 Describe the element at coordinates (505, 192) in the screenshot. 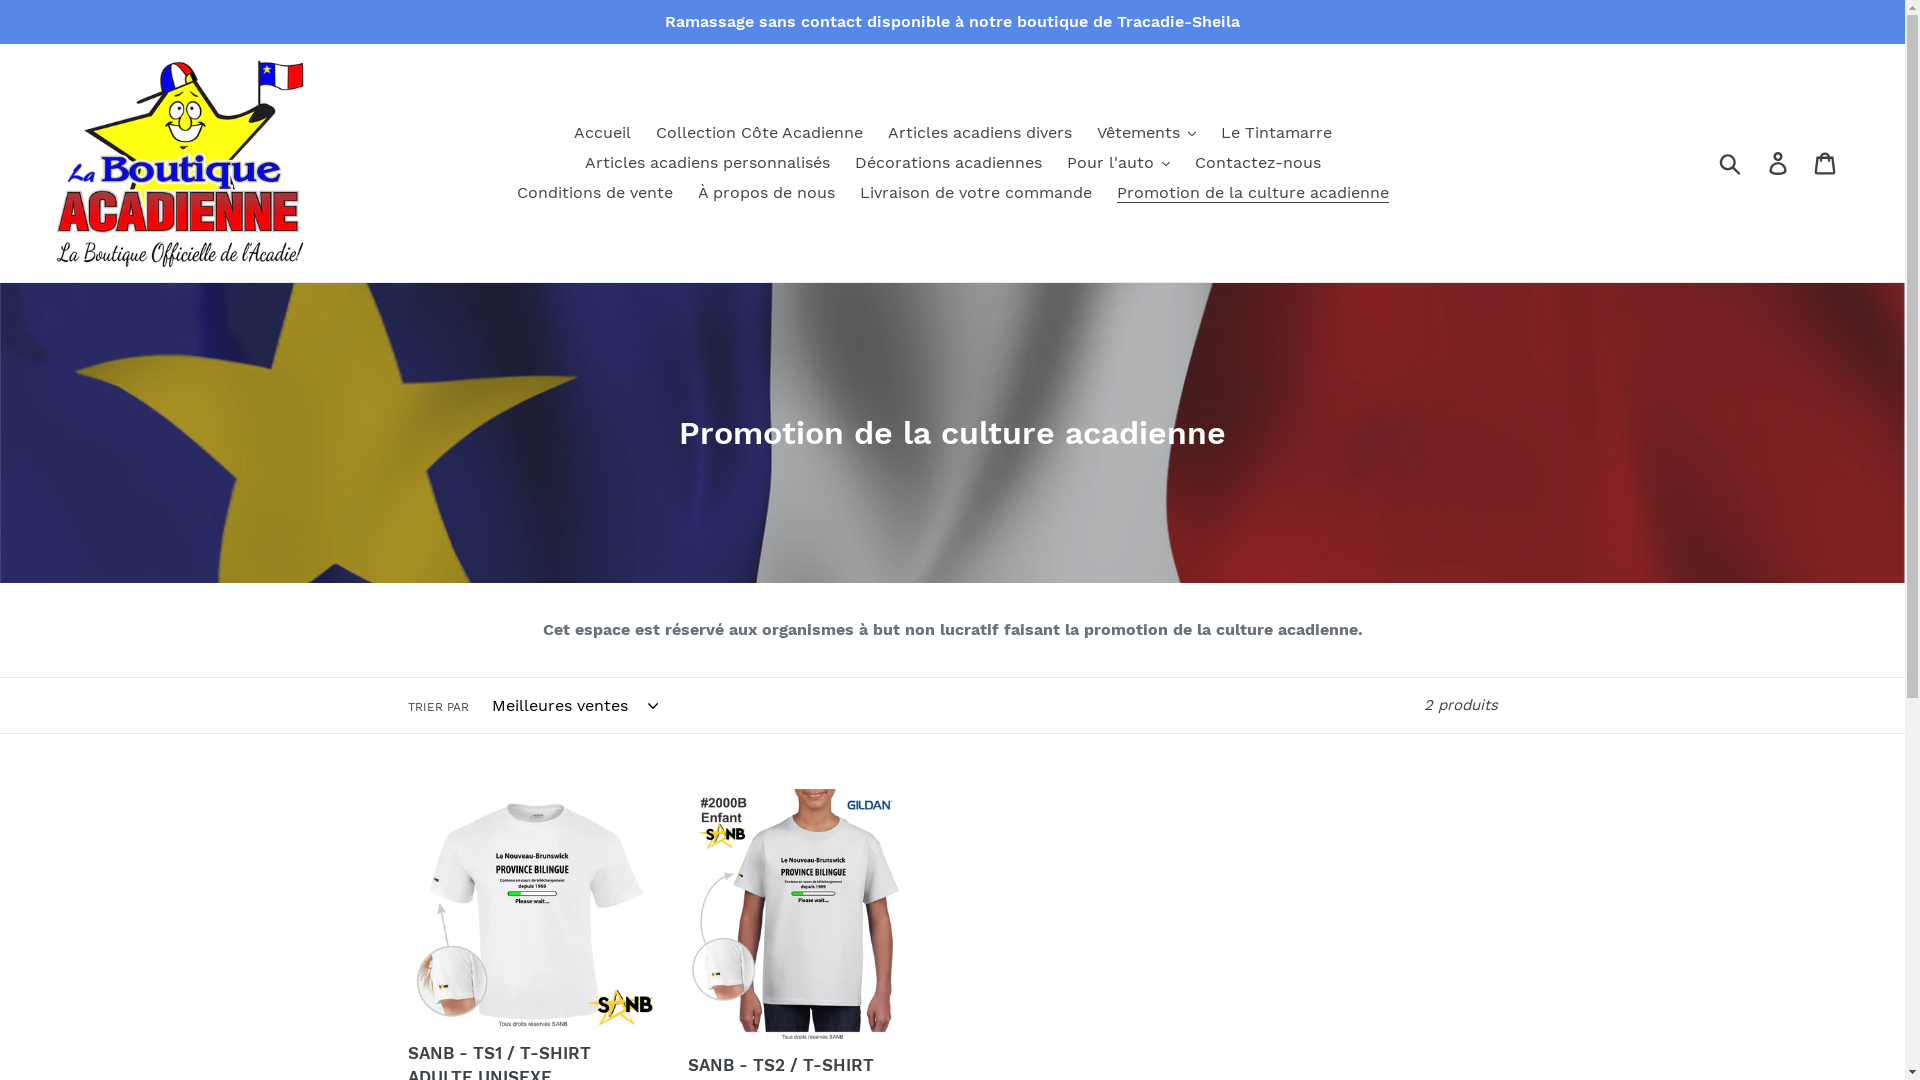

I see `'Conditions de vente'` at that location.